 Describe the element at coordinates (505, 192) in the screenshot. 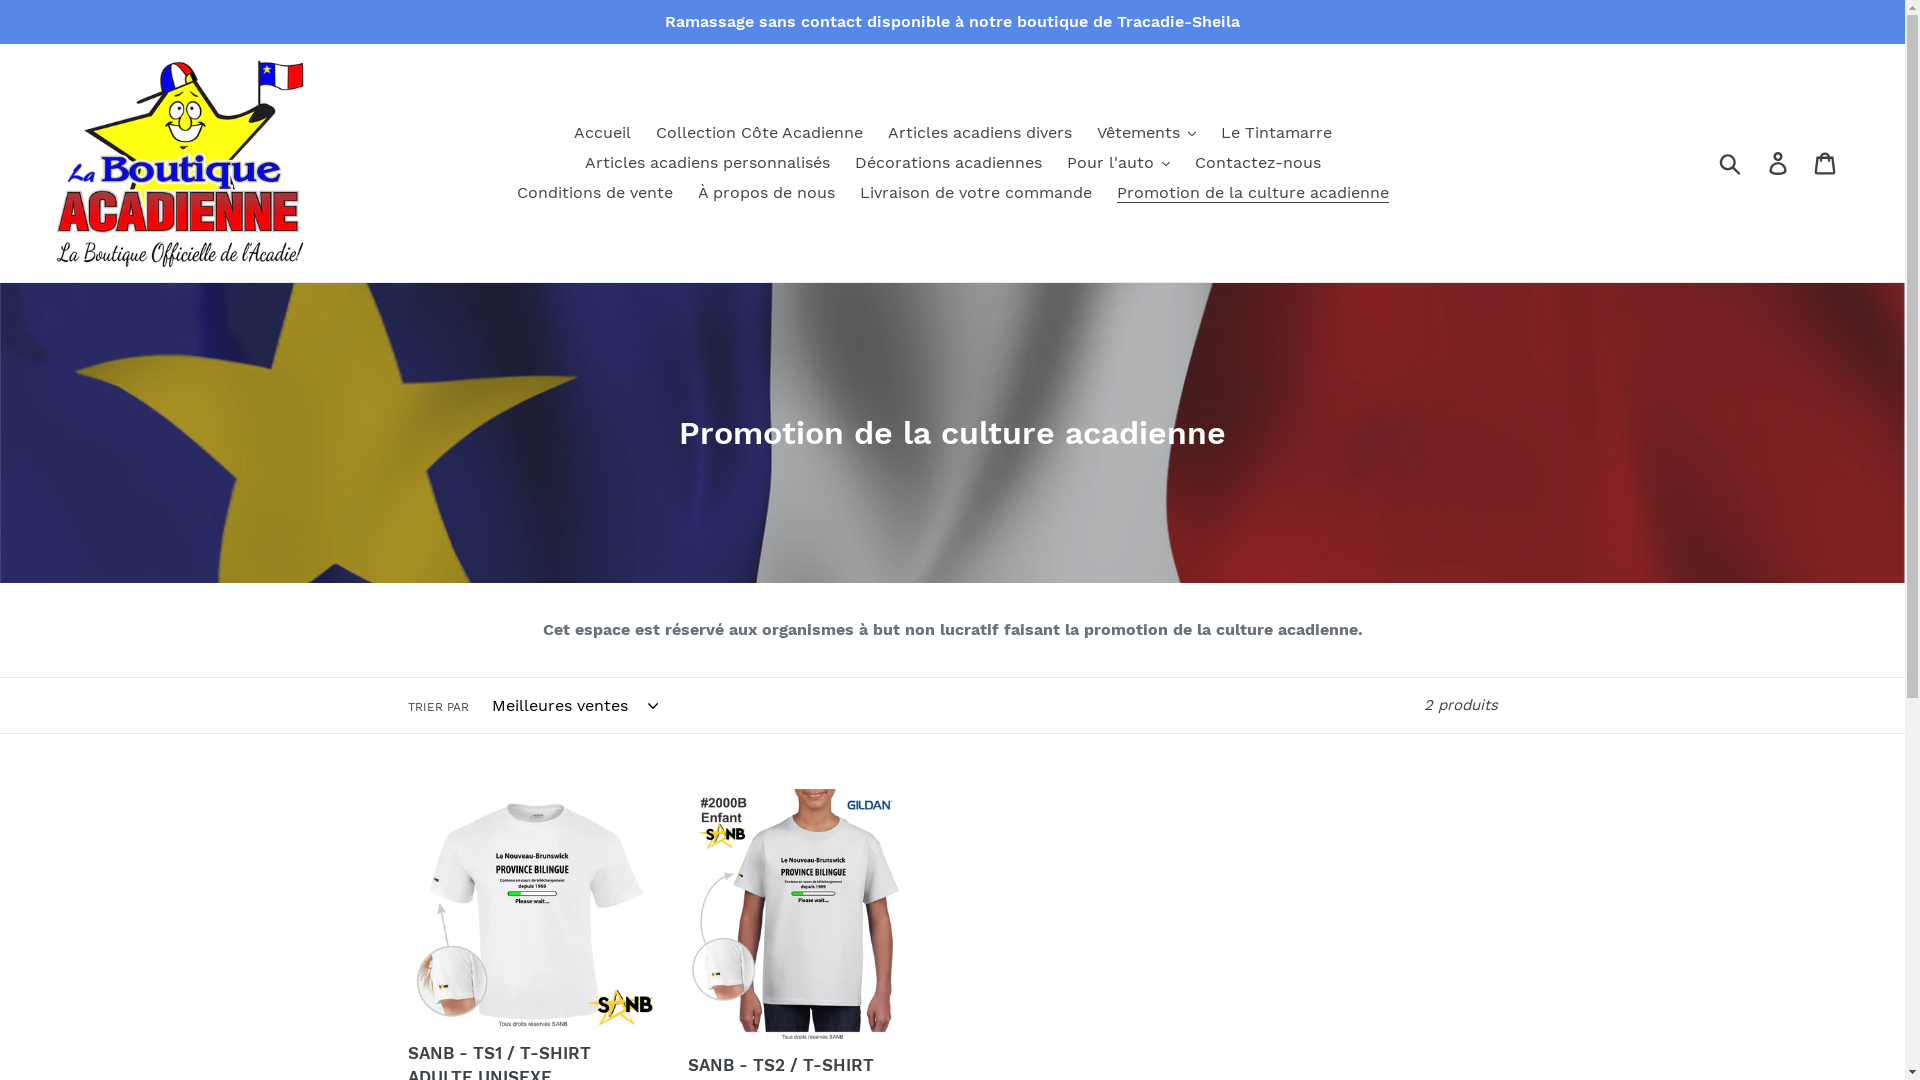

I see `'Conditions de vente'` at that location.